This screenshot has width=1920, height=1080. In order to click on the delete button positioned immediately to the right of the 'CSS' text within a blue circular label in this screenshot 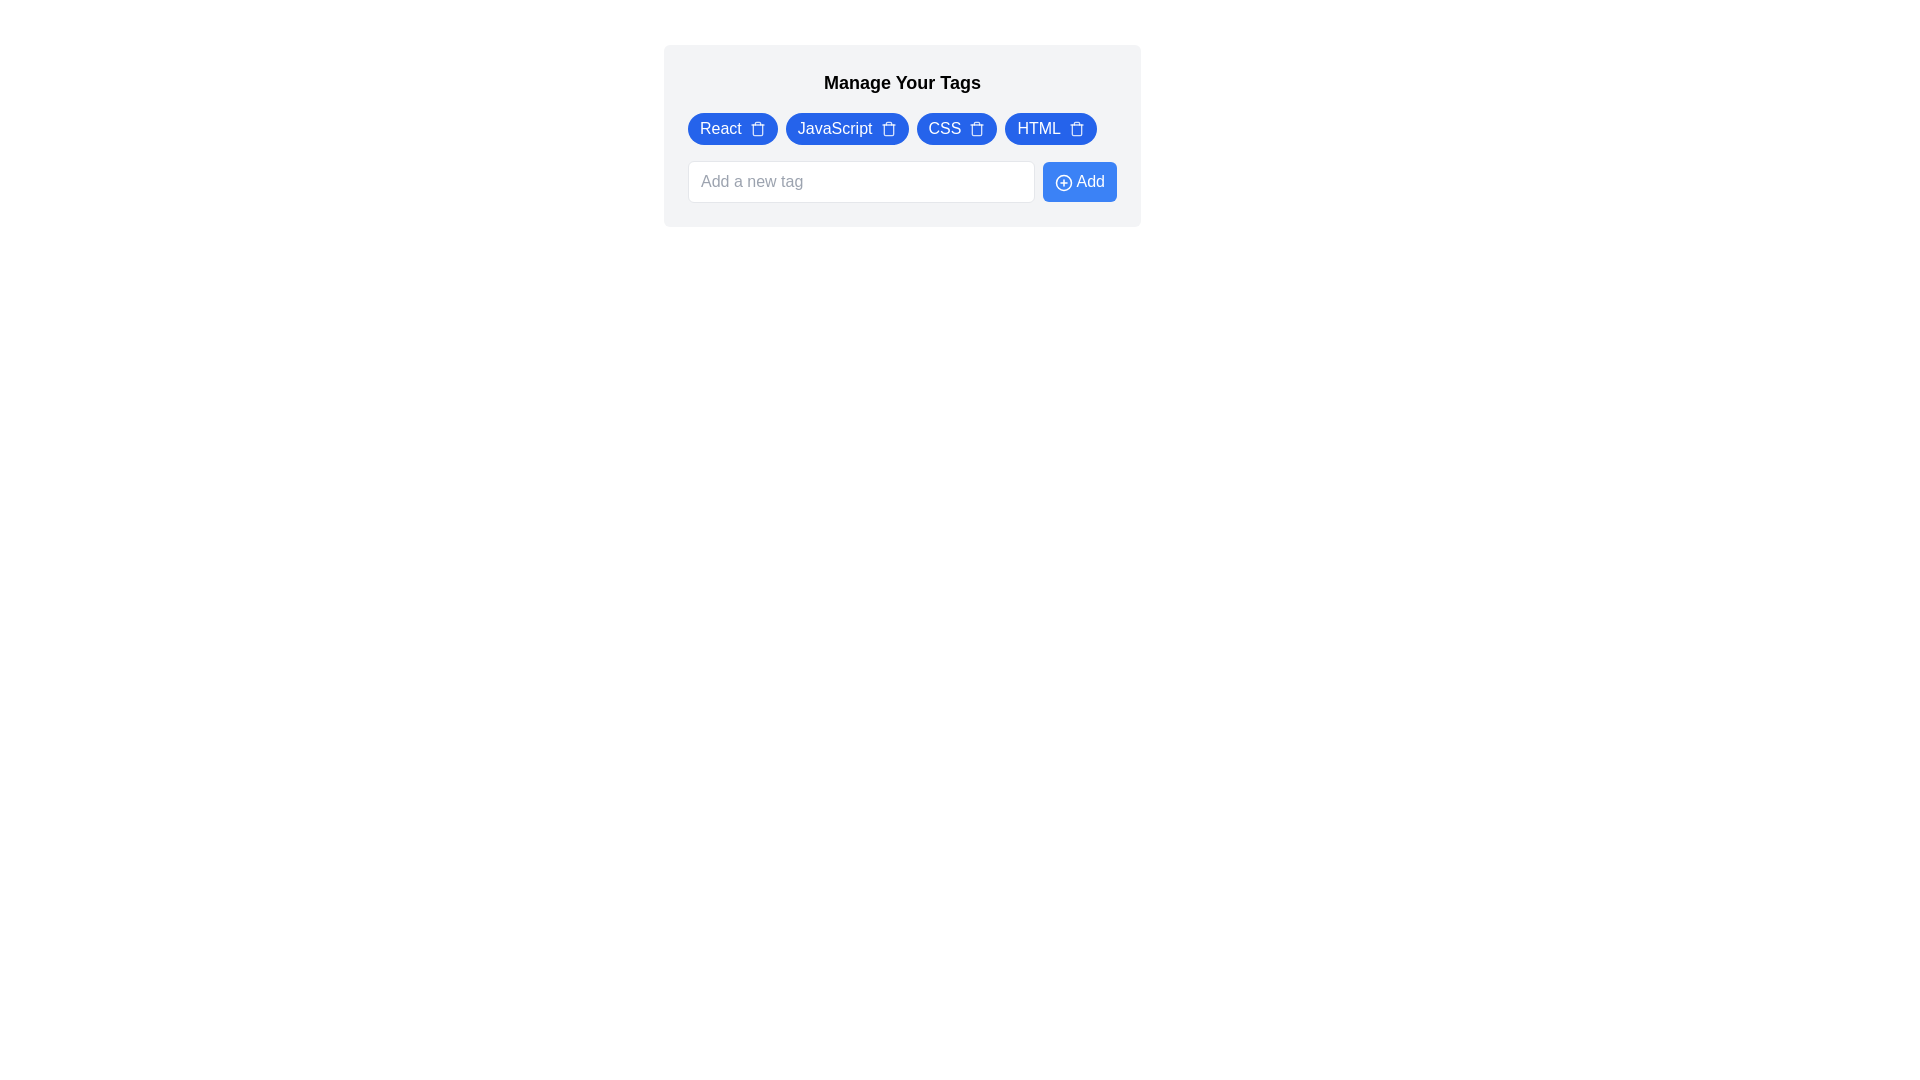, I will do `click(977, 128)`.